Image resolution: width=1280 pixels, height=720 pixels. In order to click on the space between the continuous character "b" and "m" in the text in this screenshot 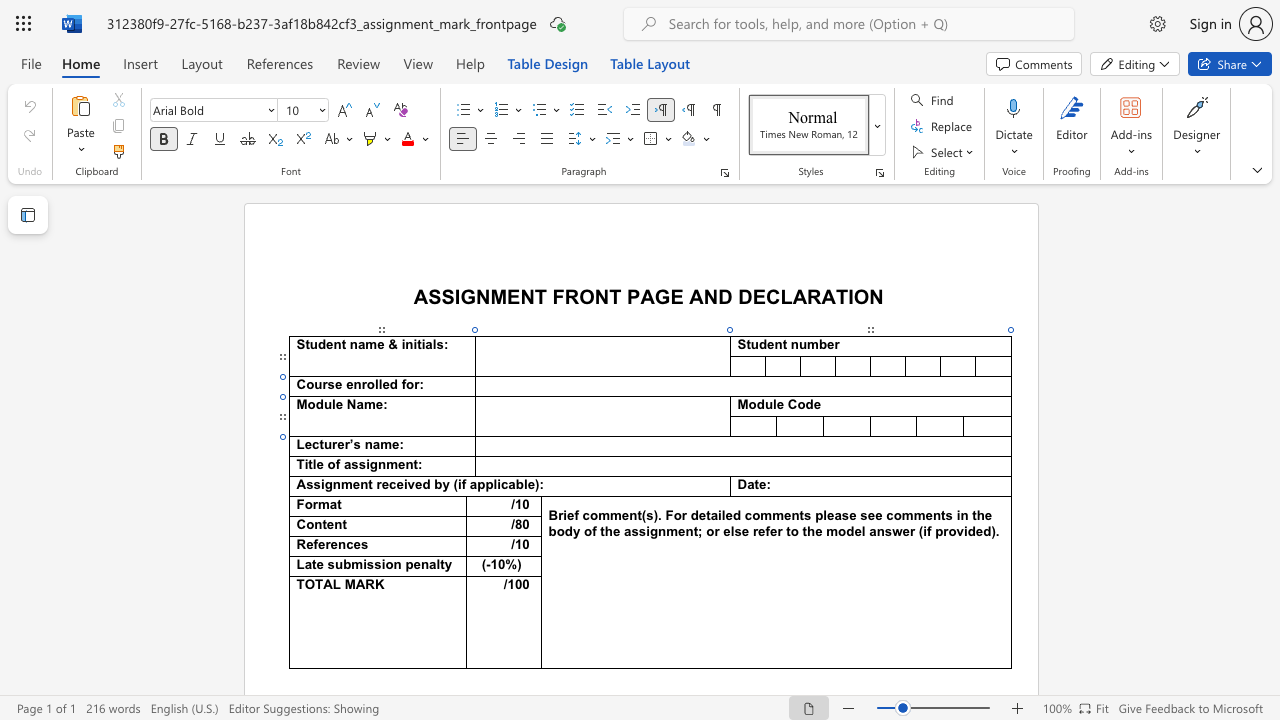, I will do `click(352, 564)`.